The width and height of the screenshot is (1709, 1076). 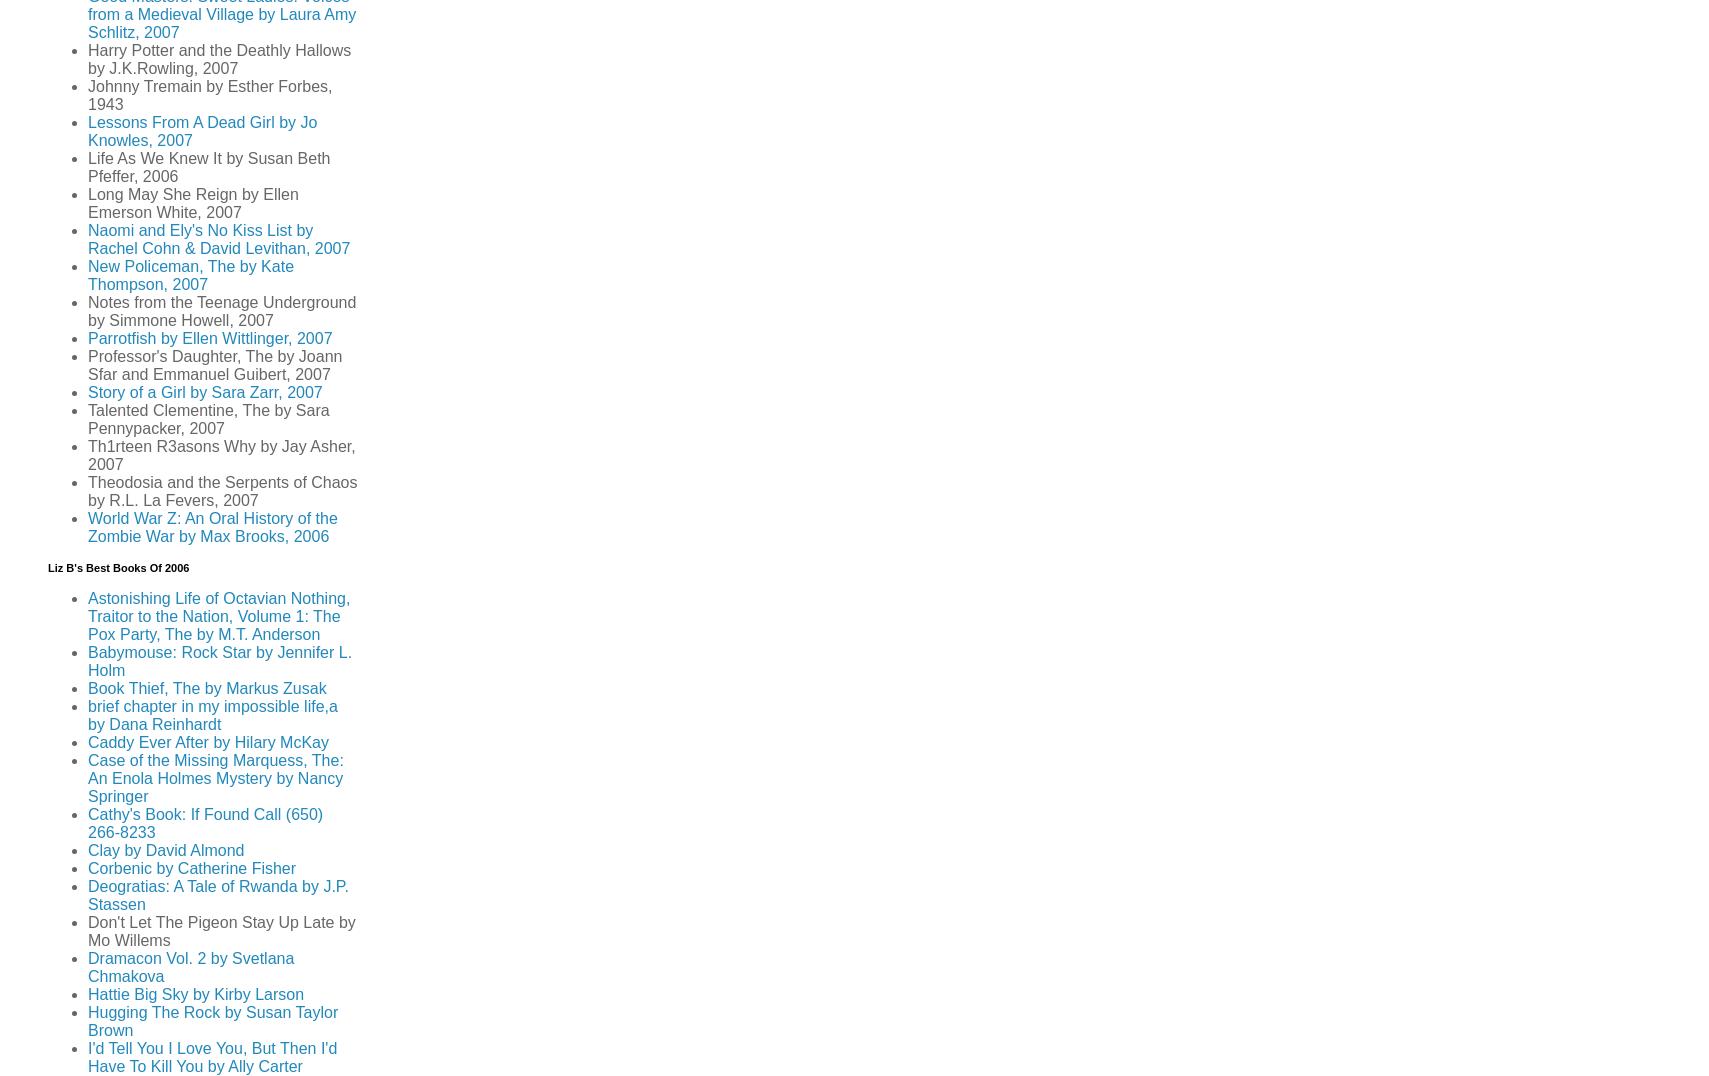 What do you see at coordinates (209, 338) in the screenshot?
I see `'Parrotfish by Ellen Wittlinger, 2007'` at bounding box center [209, 338].